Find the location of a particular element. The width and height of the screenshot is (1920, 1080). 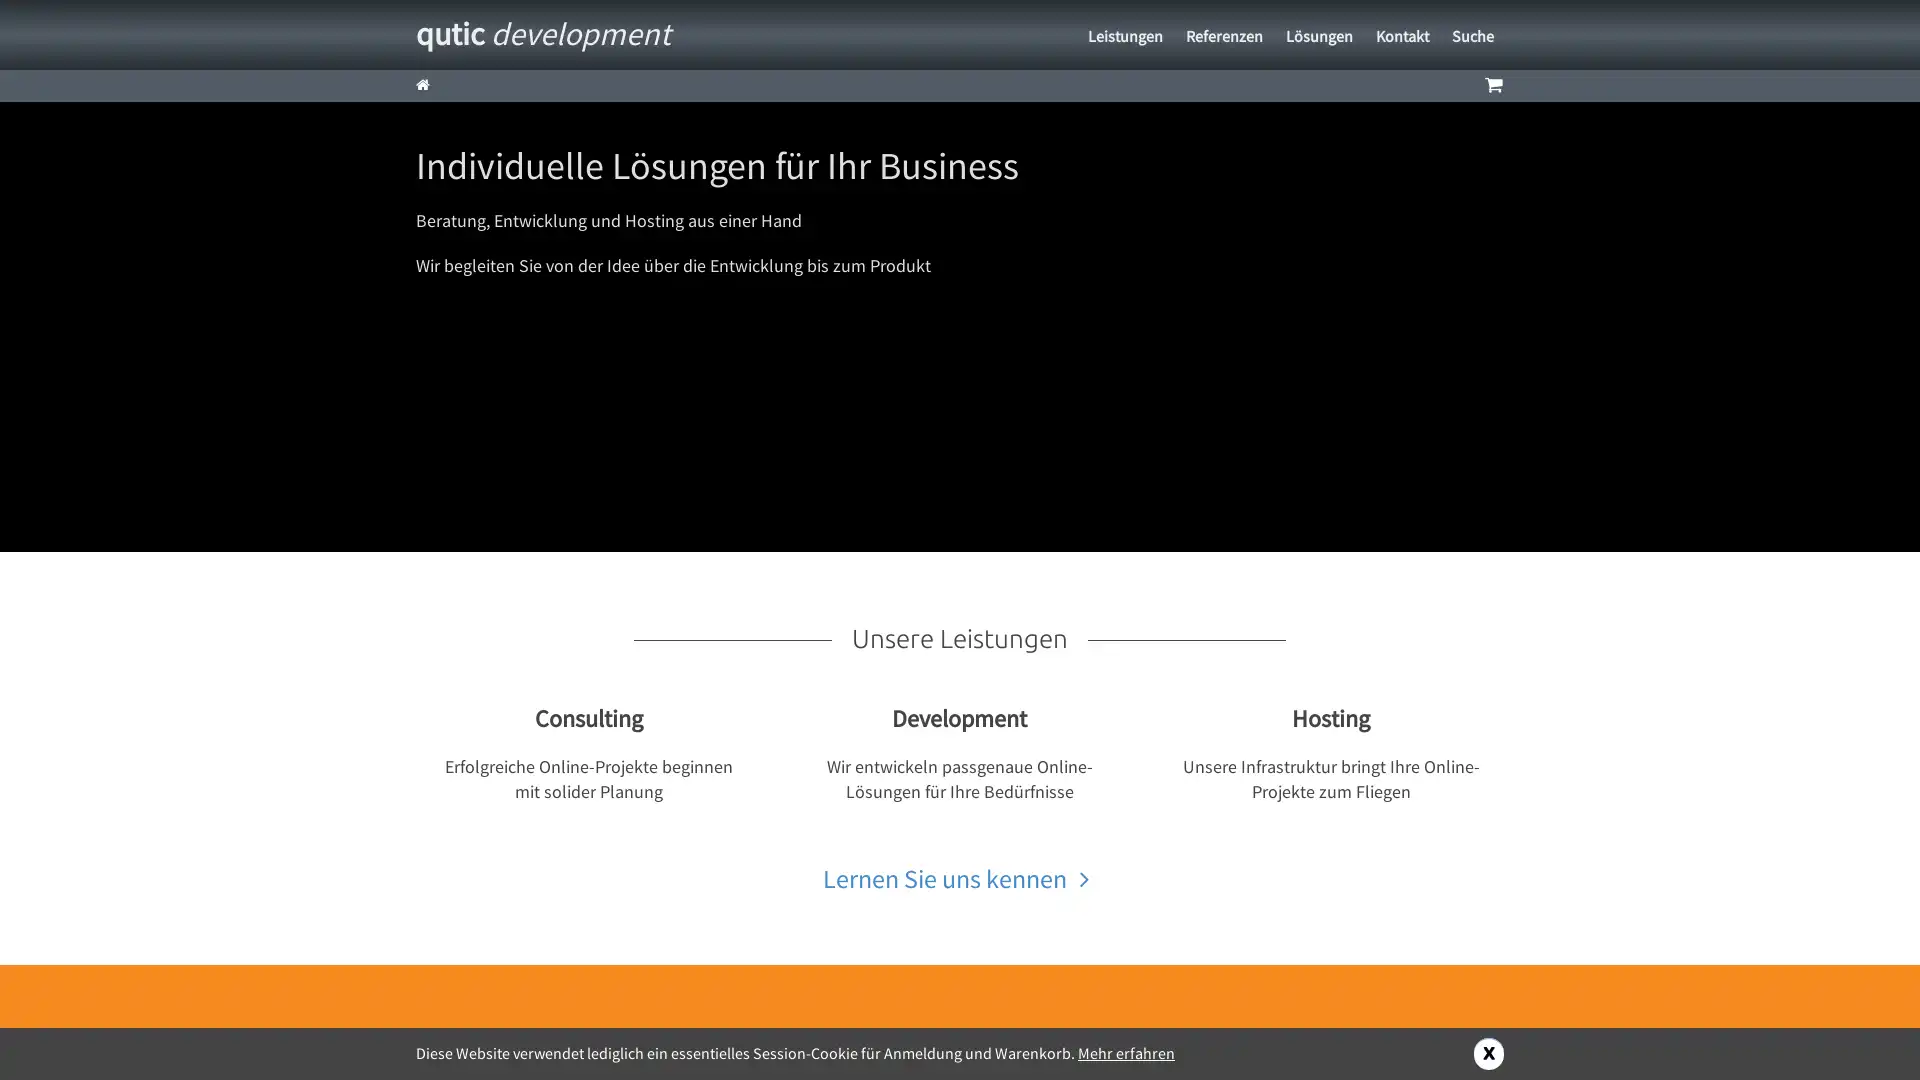

Hinweis ausblenden is located at coordinates (1488, 1052).